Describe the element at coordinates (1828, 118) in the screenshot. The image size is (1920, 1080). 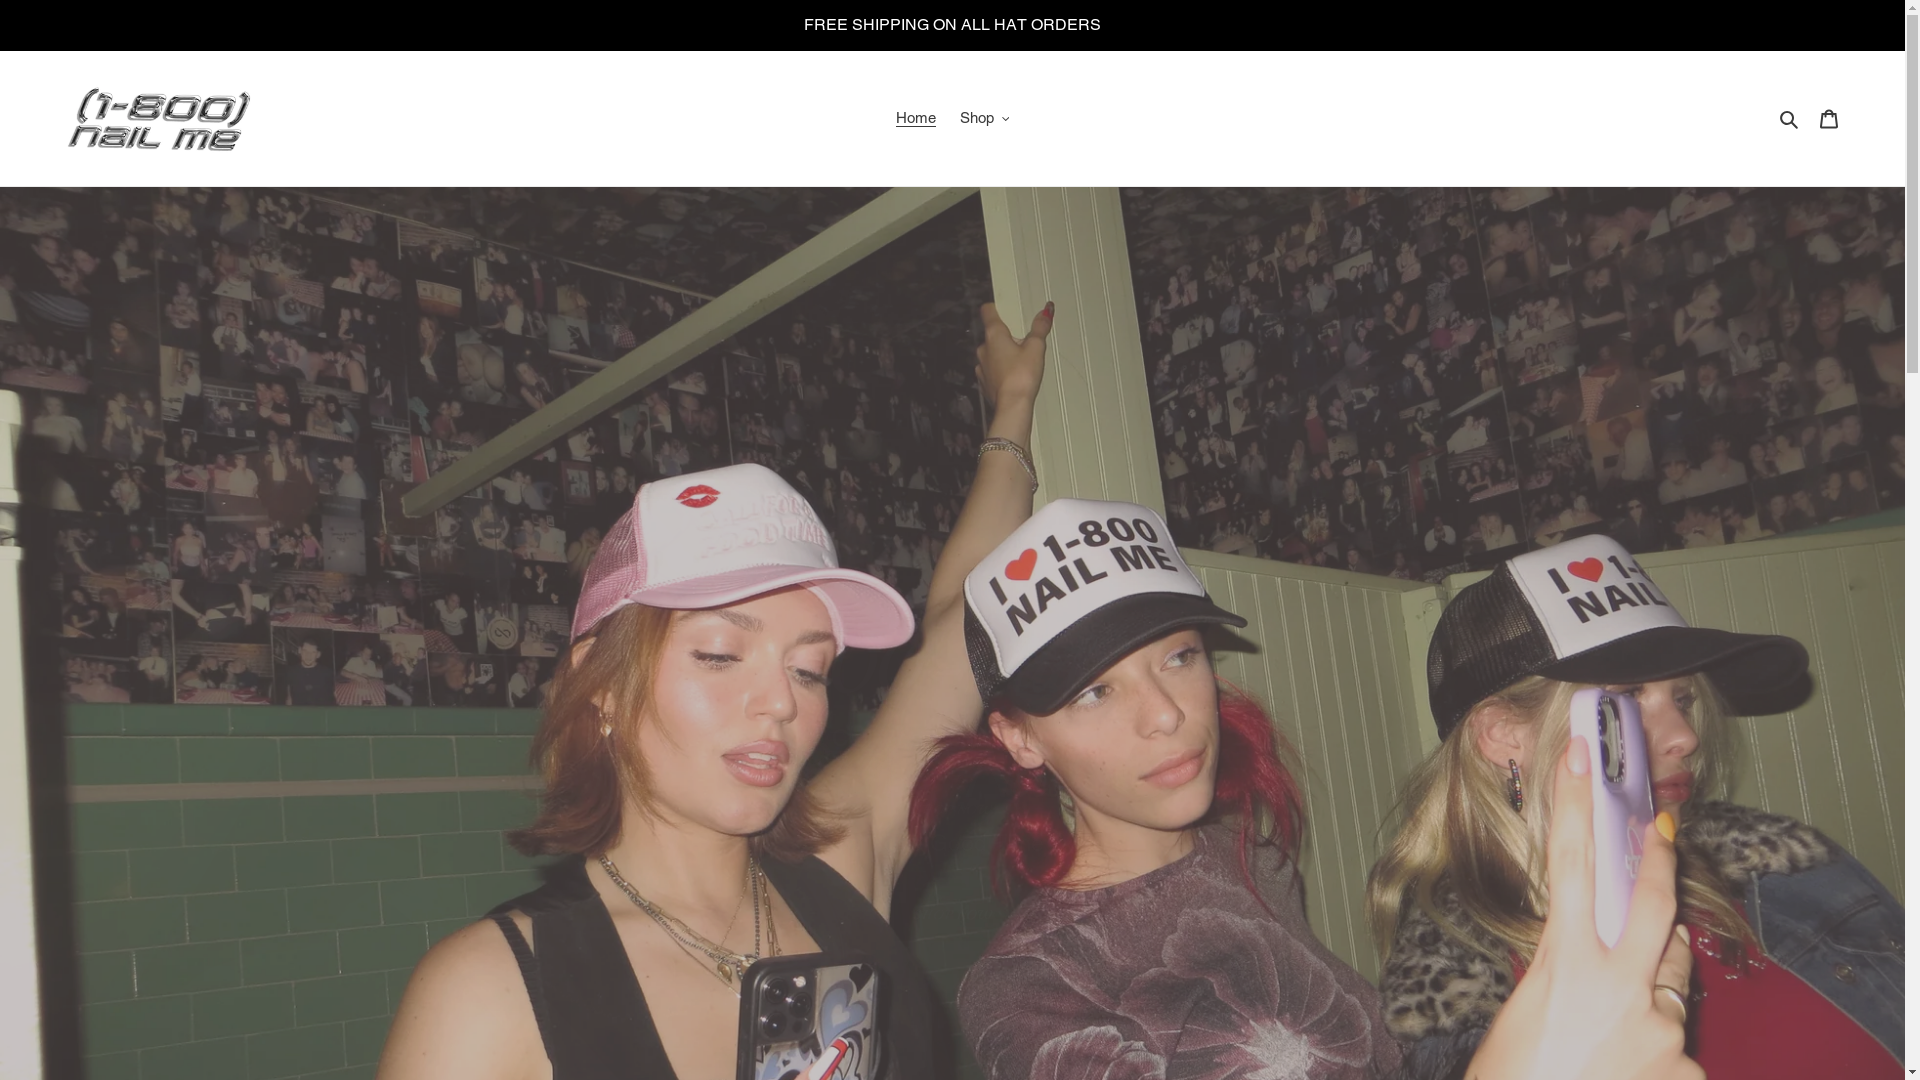
I see `'Cart'` at that location.